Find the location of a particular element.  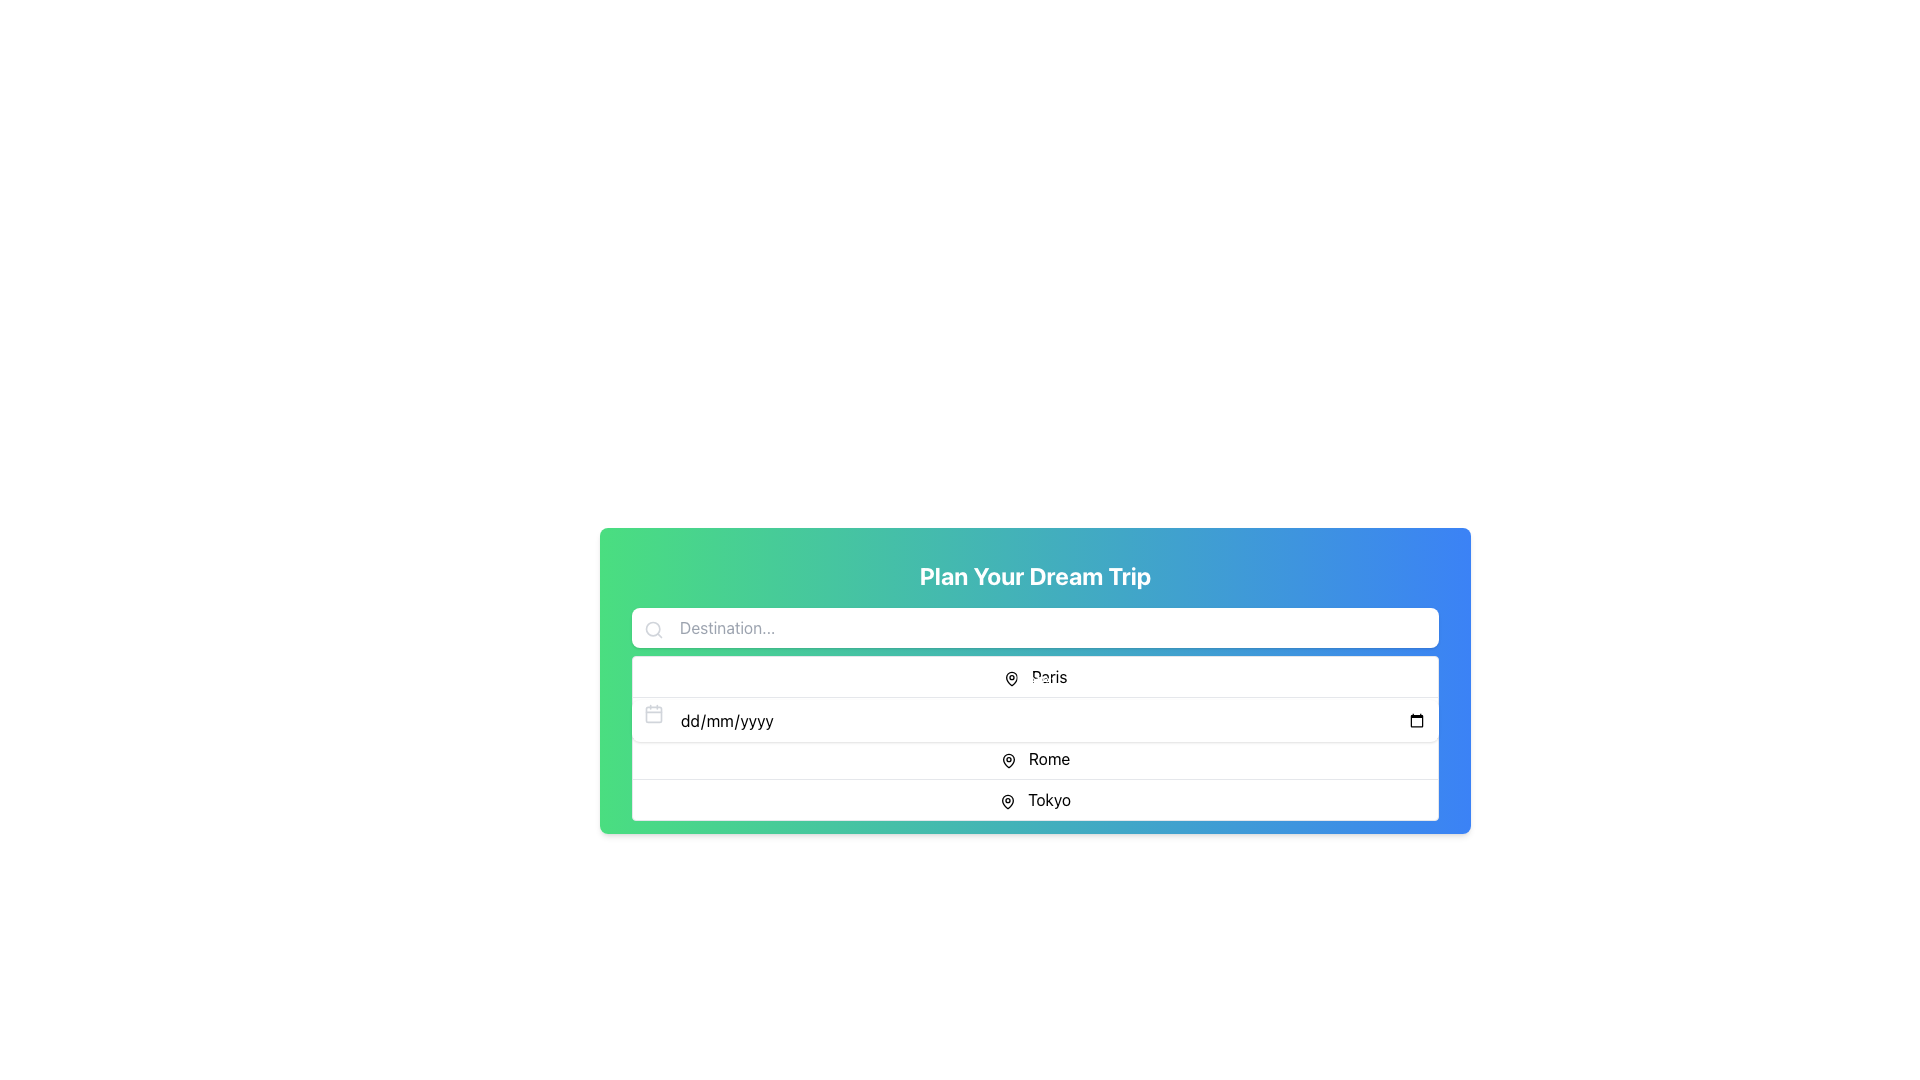

the SVG icon resembling a location pin located in the second row next to the text 'Rome' is located at coordinates (1008, 800).